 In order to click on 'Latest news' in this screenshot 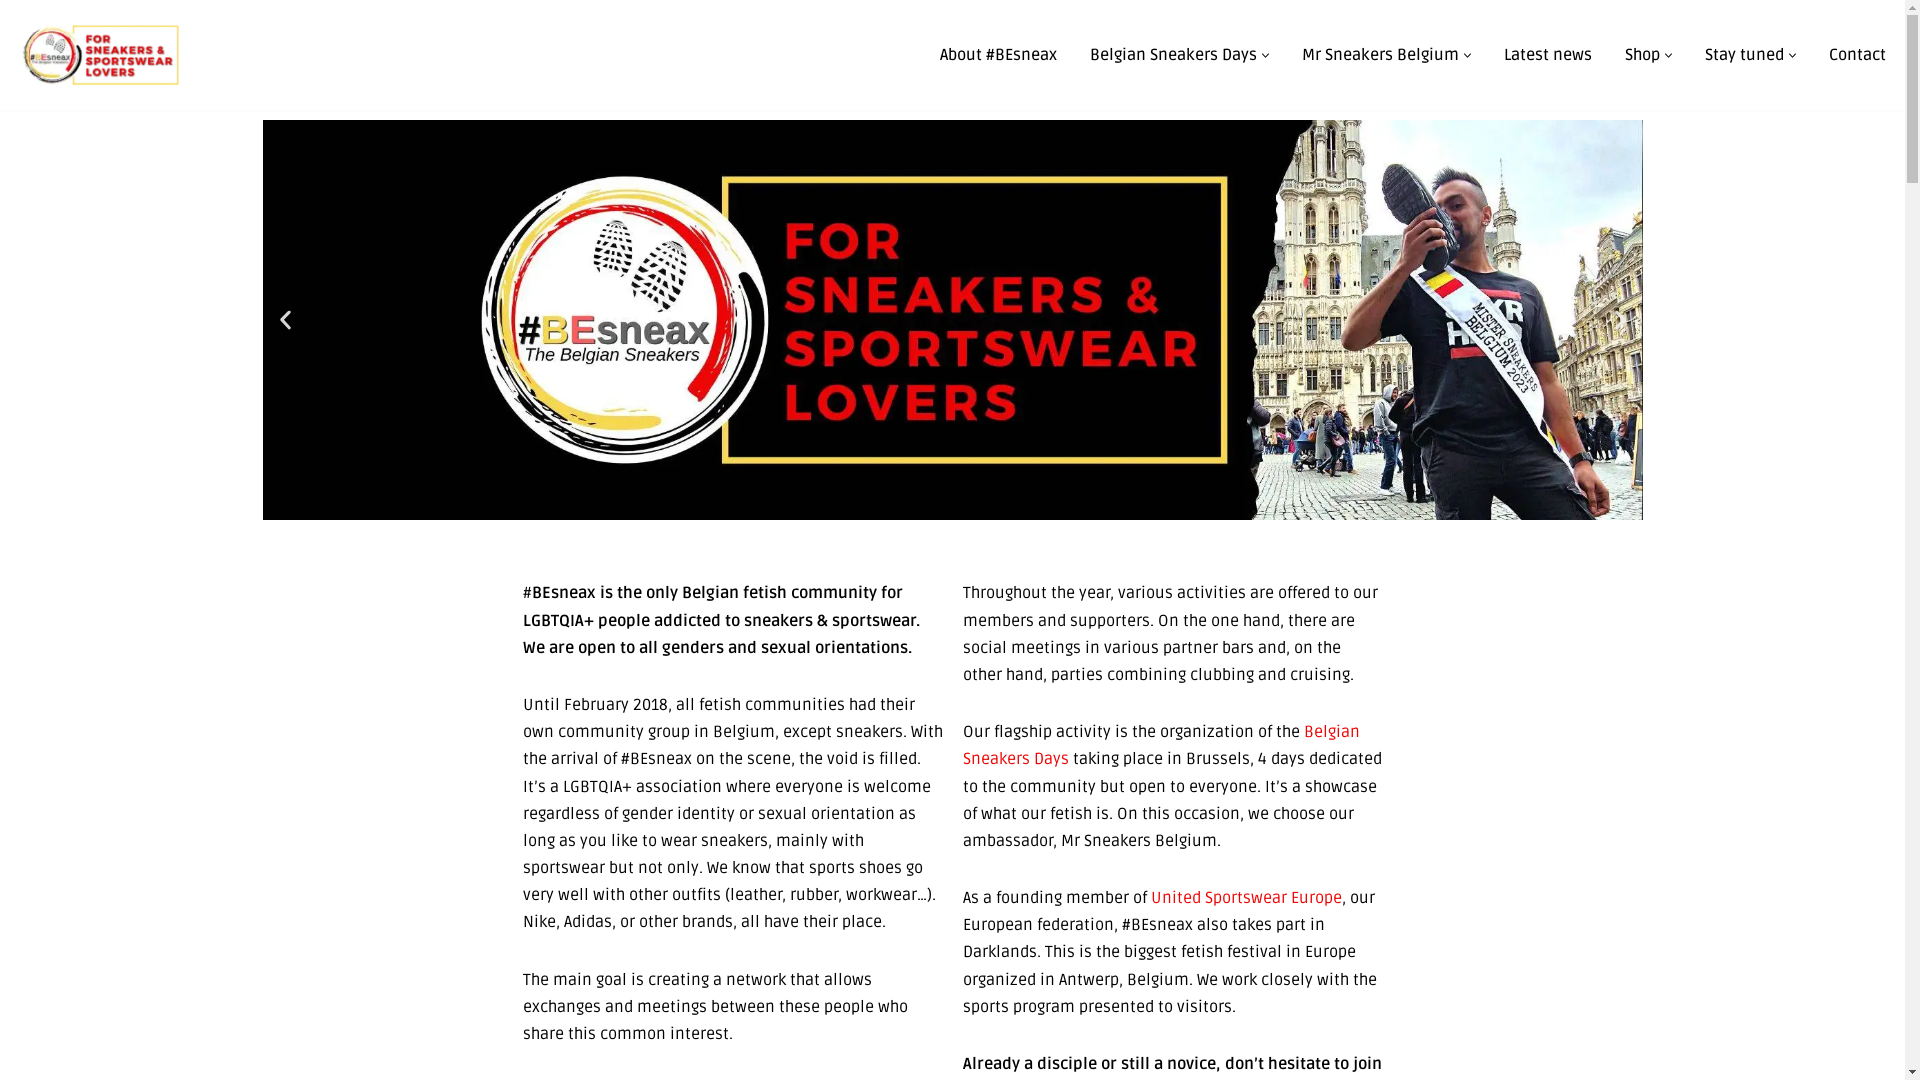, I will do `click(1547, 54)`.